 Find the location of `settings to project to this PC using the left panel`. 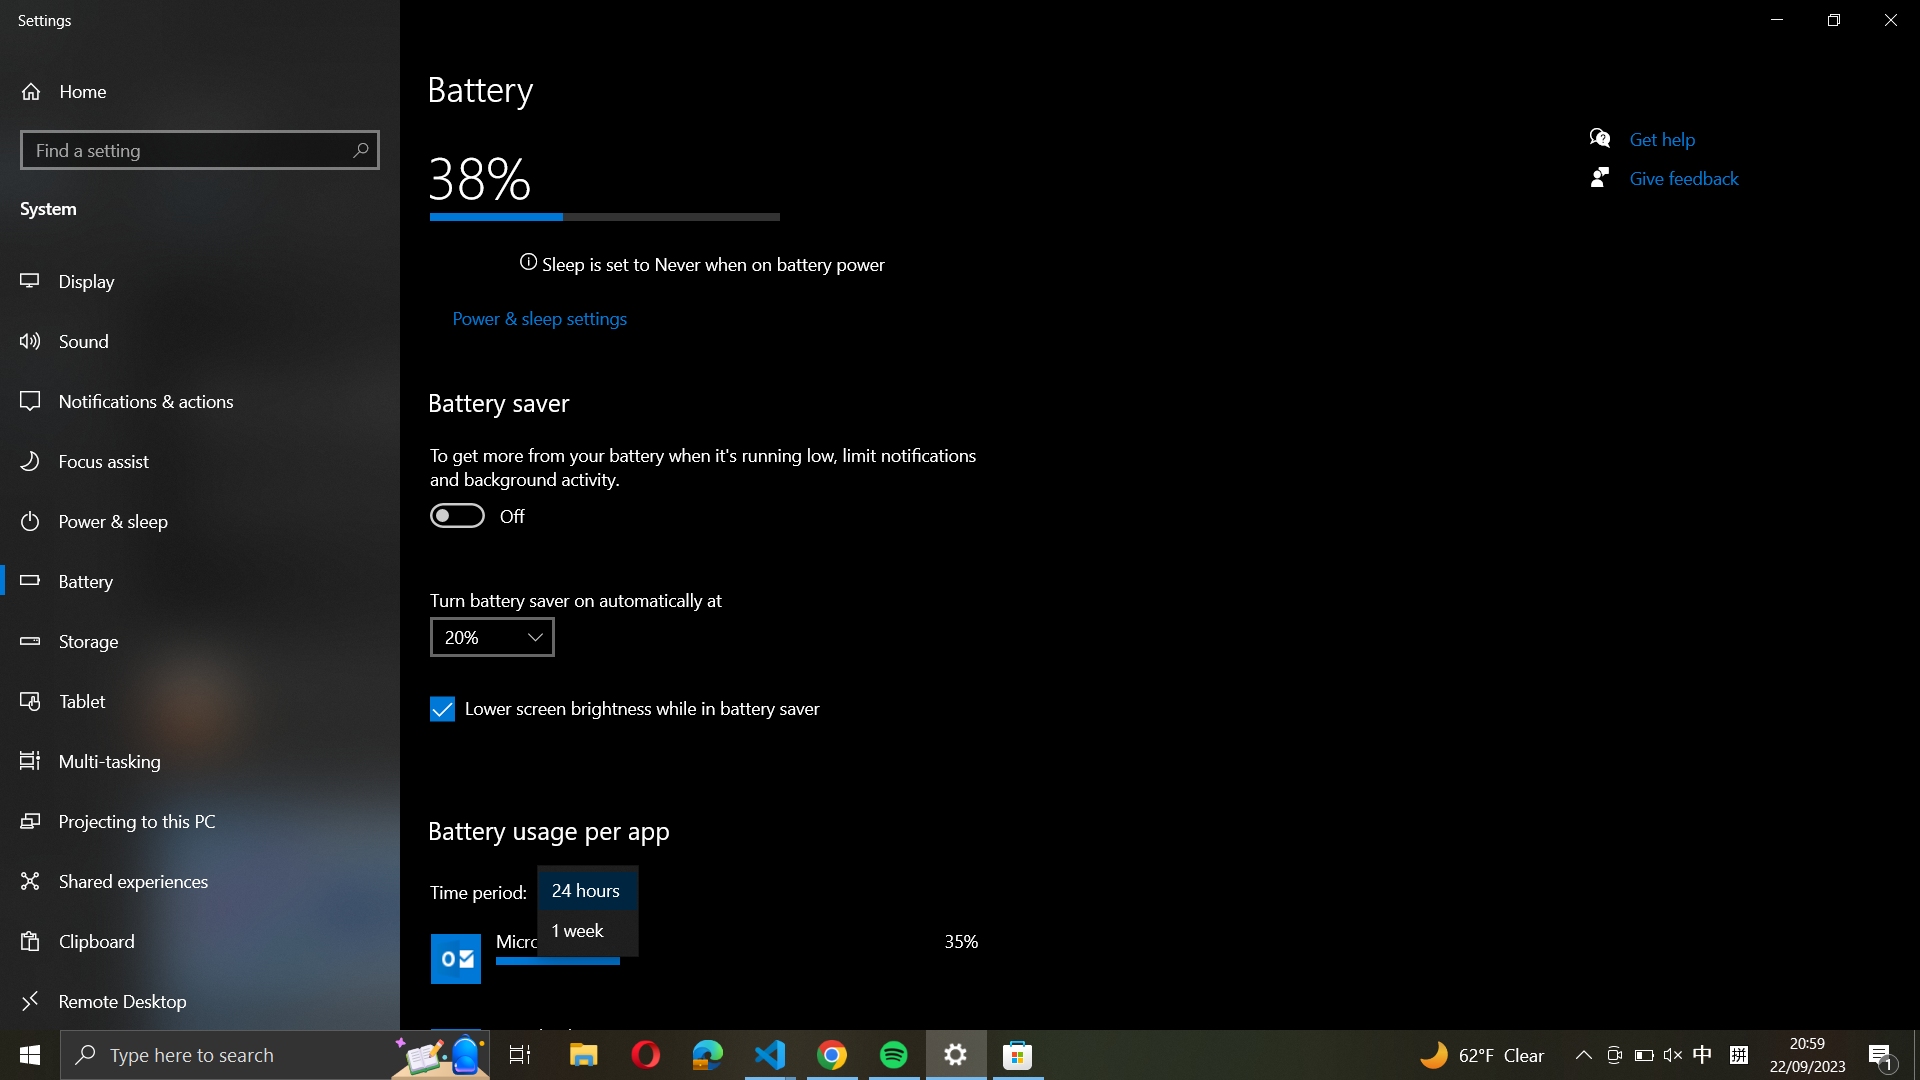

settings to project to this PC using the left panel is located at coordinates (201, 824).